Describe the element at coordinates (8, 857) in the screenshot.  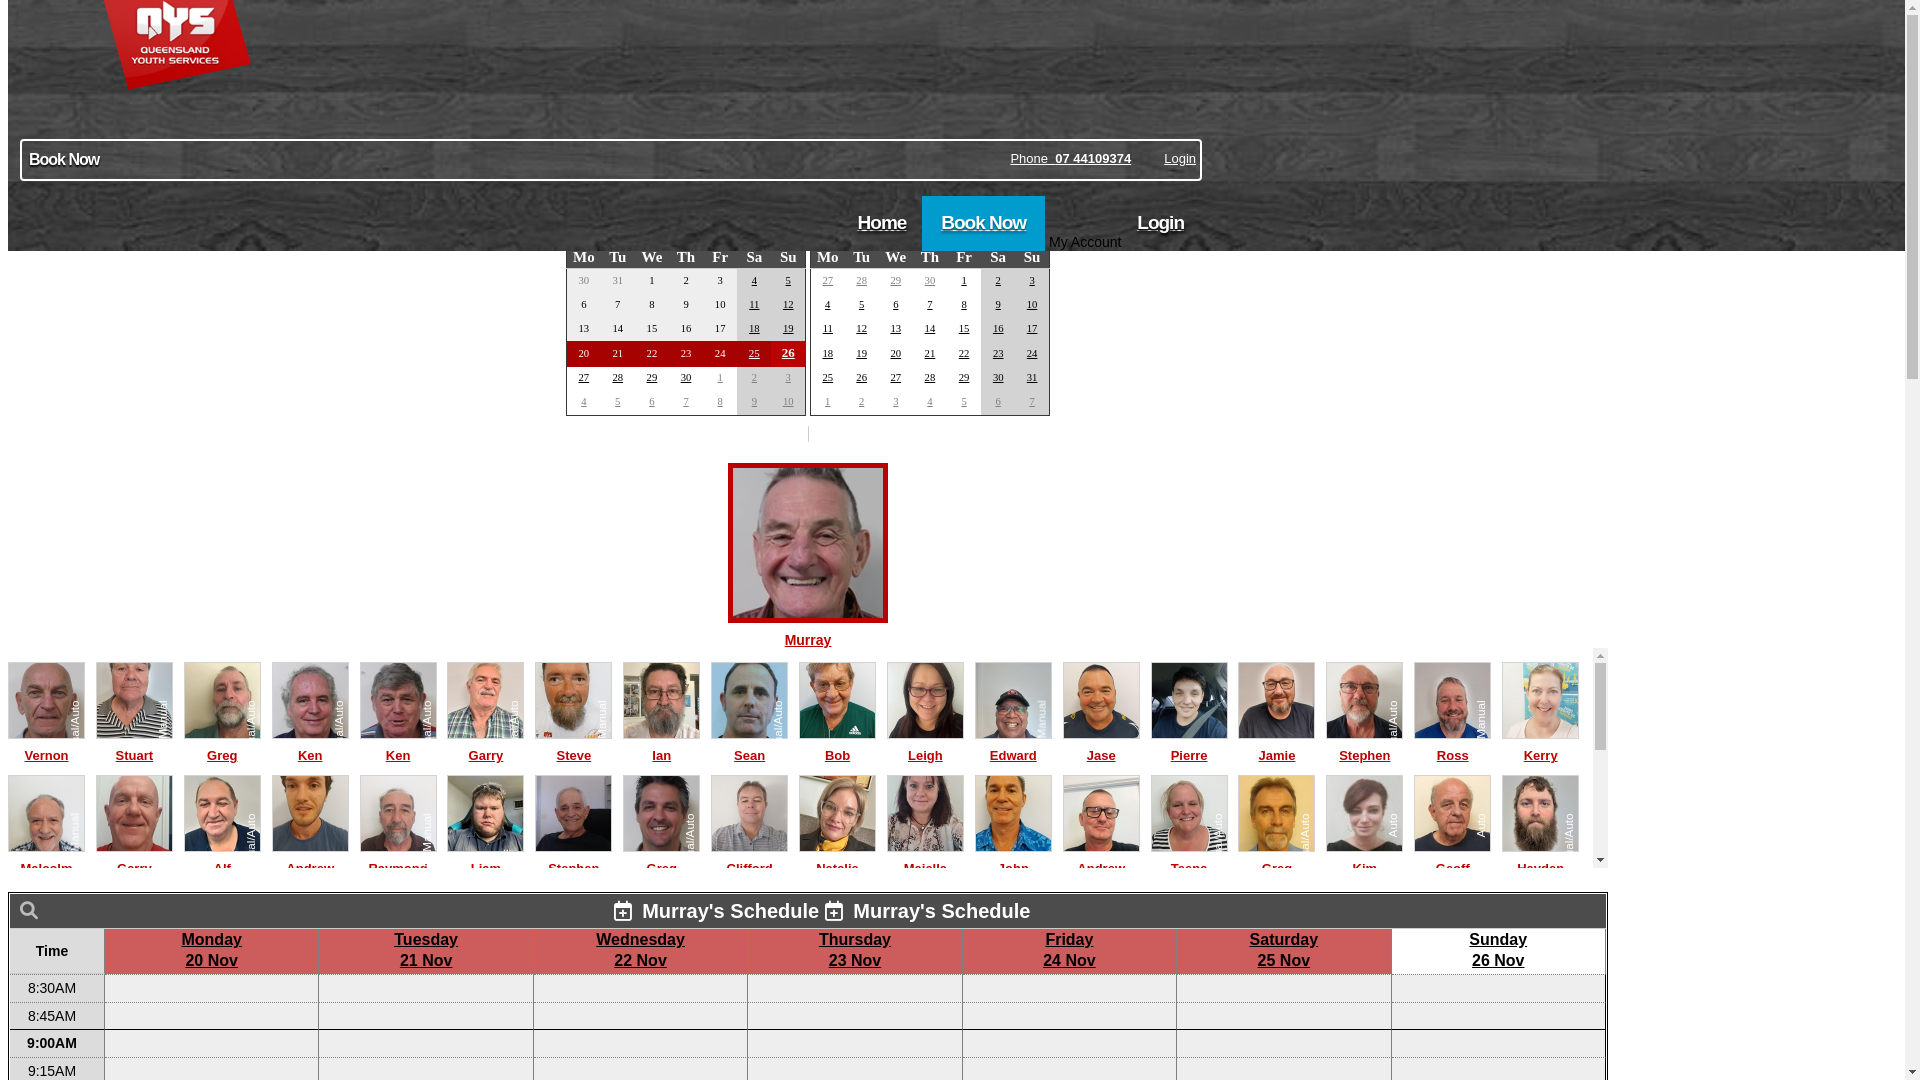
I see `'Malcolm` at that location.